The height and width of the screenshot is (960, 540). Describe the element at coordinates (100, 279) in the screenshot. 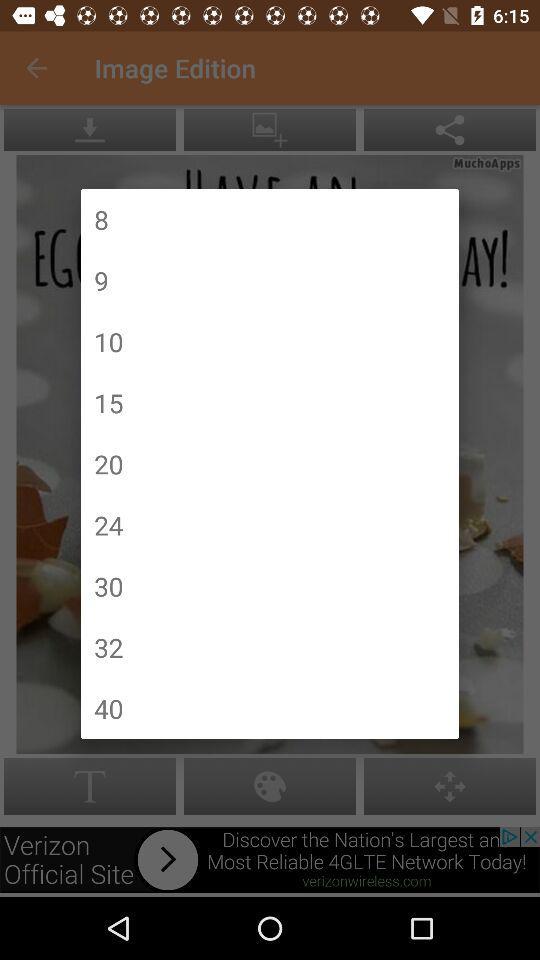

I see `the 9` at that location.